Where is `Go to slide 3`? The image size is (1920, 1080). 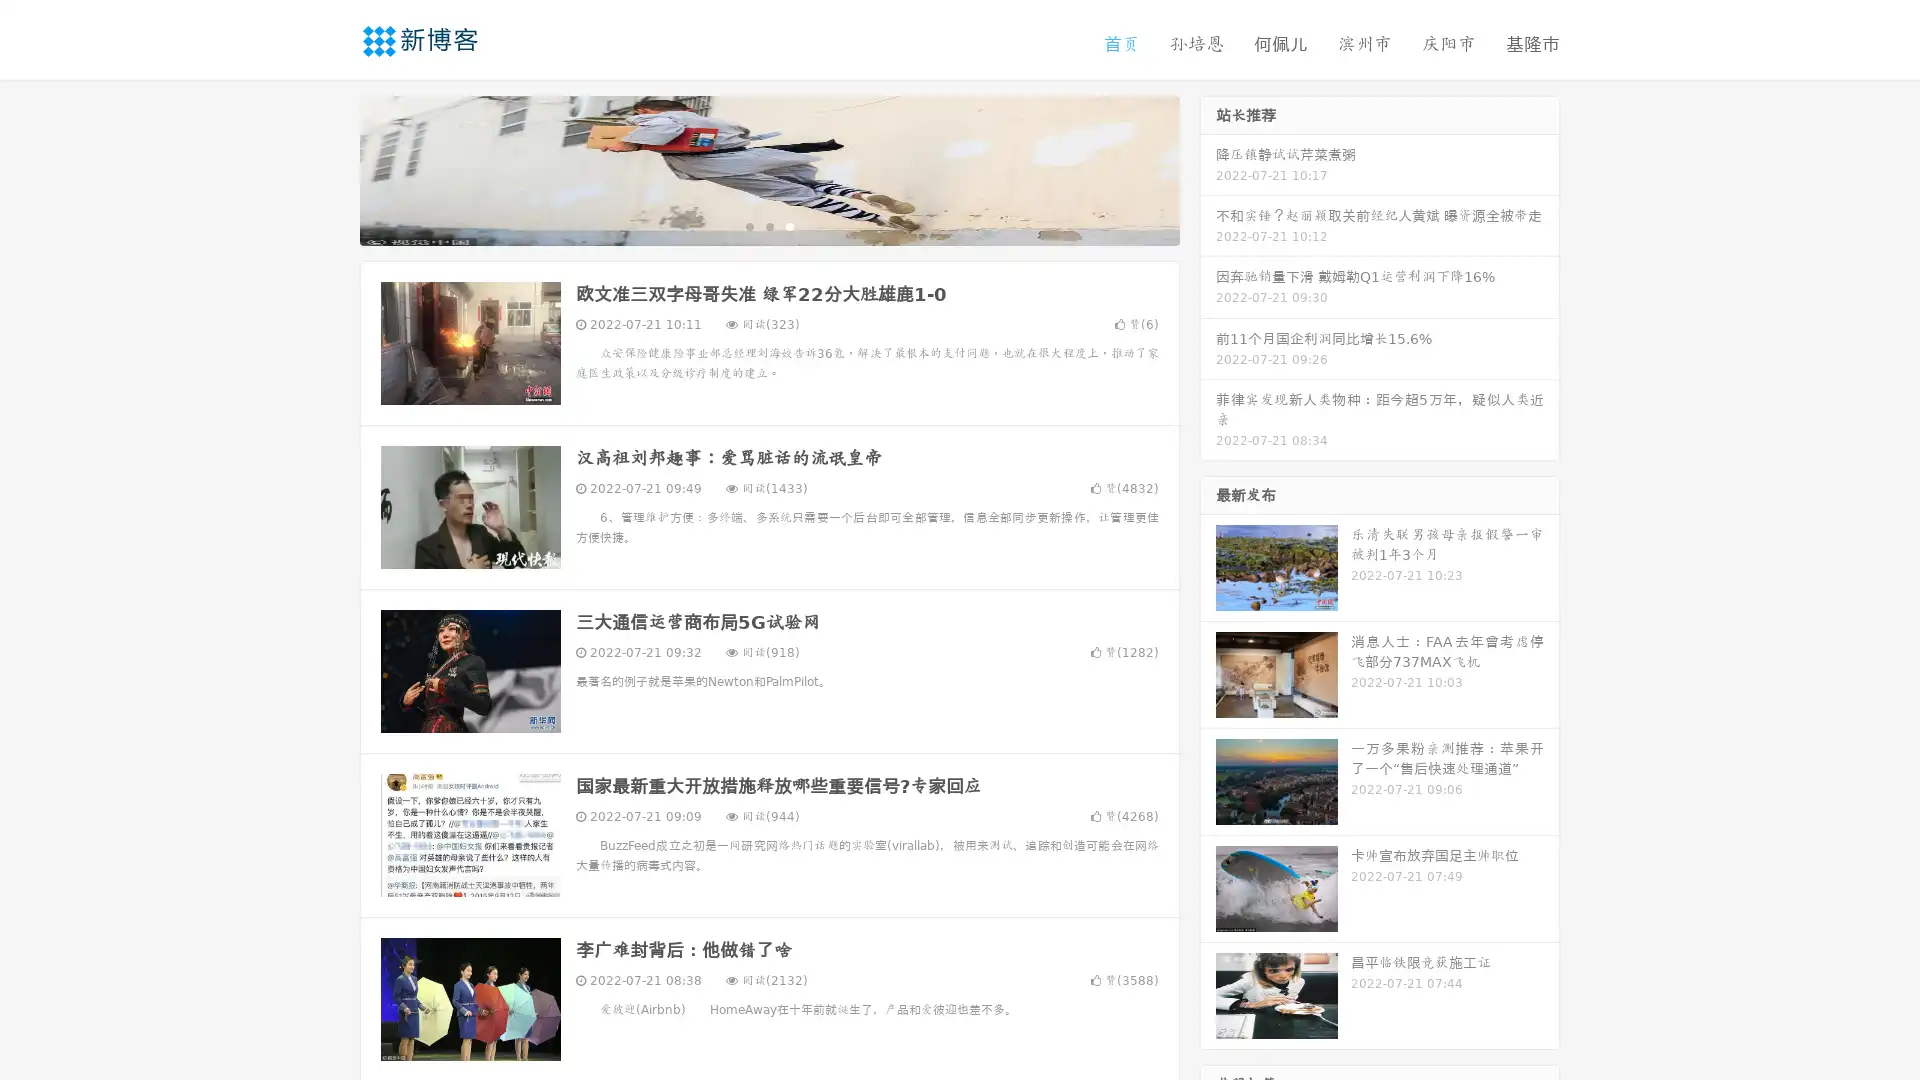 Go to slide 3 is located at coordinates (789, 225).